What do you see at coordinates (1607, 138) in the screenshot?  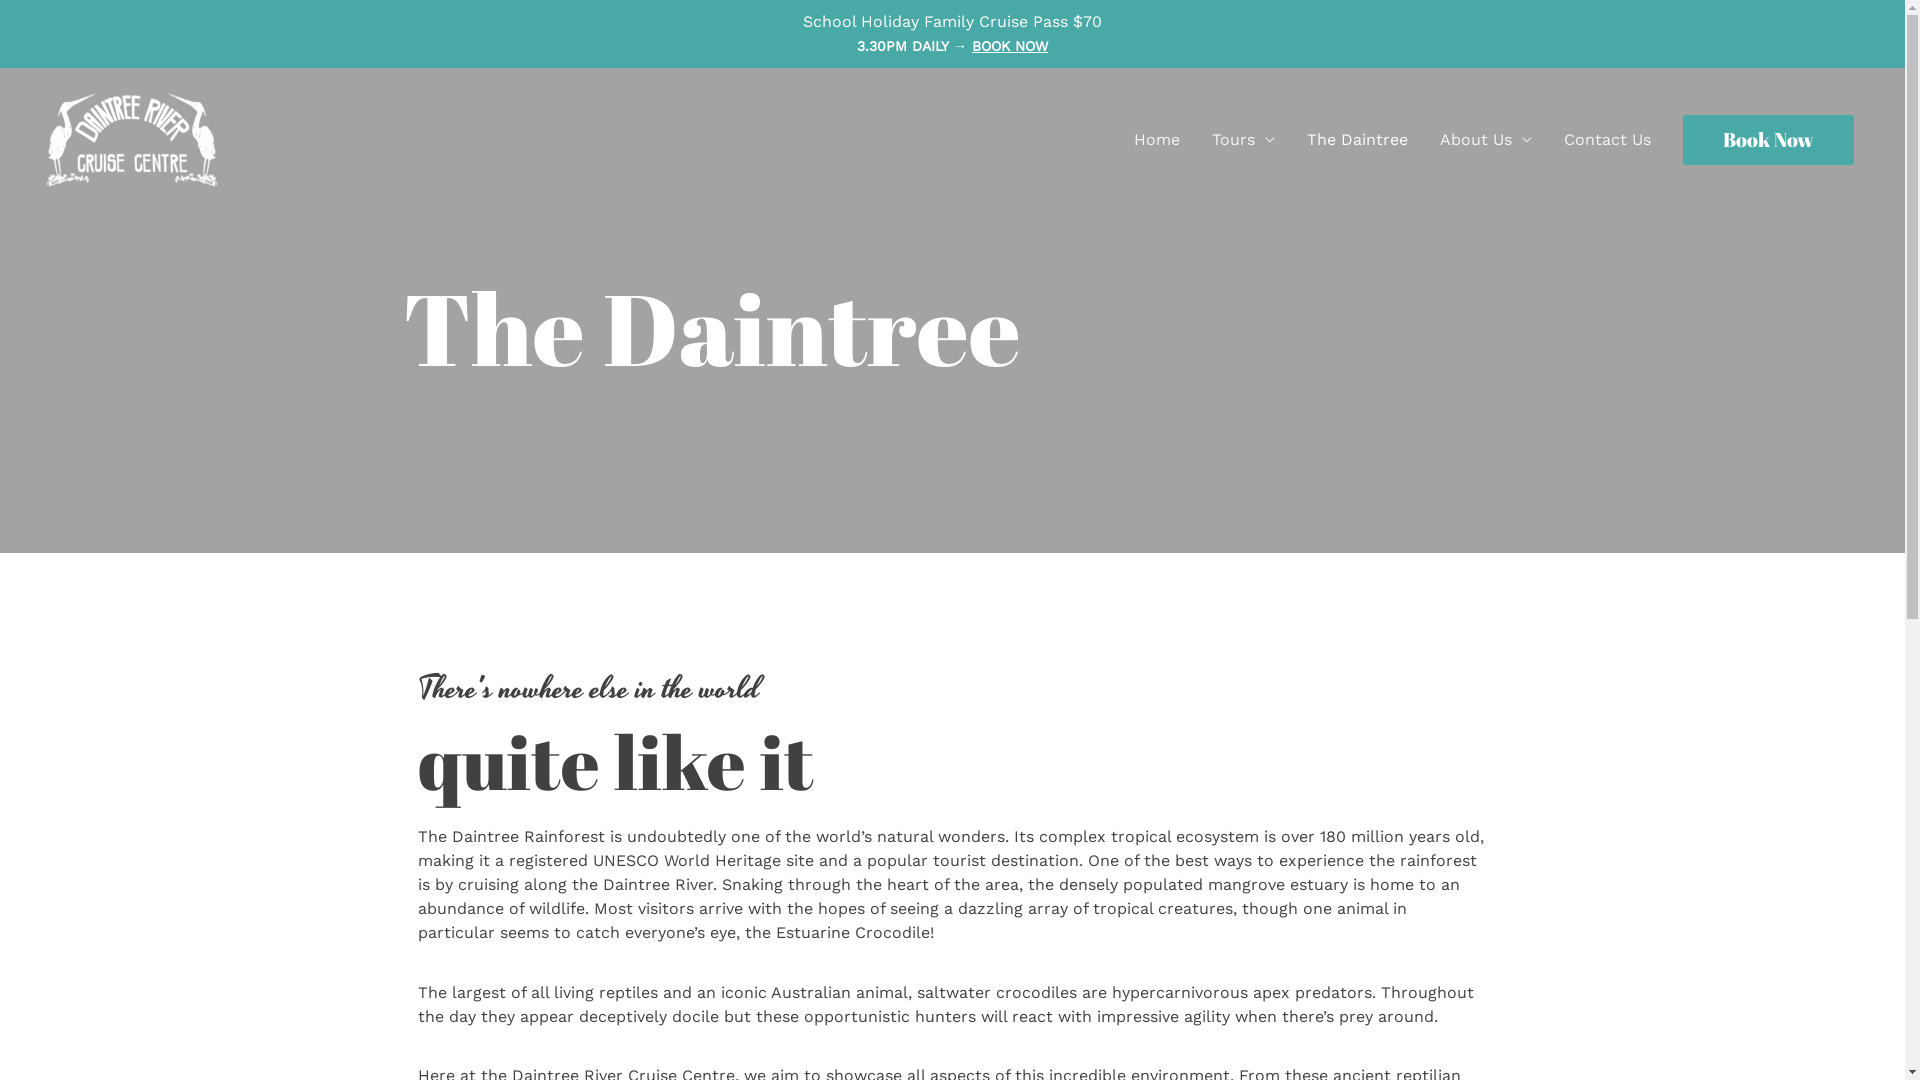 I see `'Contact Us'` at bounding box center [1607, 138].